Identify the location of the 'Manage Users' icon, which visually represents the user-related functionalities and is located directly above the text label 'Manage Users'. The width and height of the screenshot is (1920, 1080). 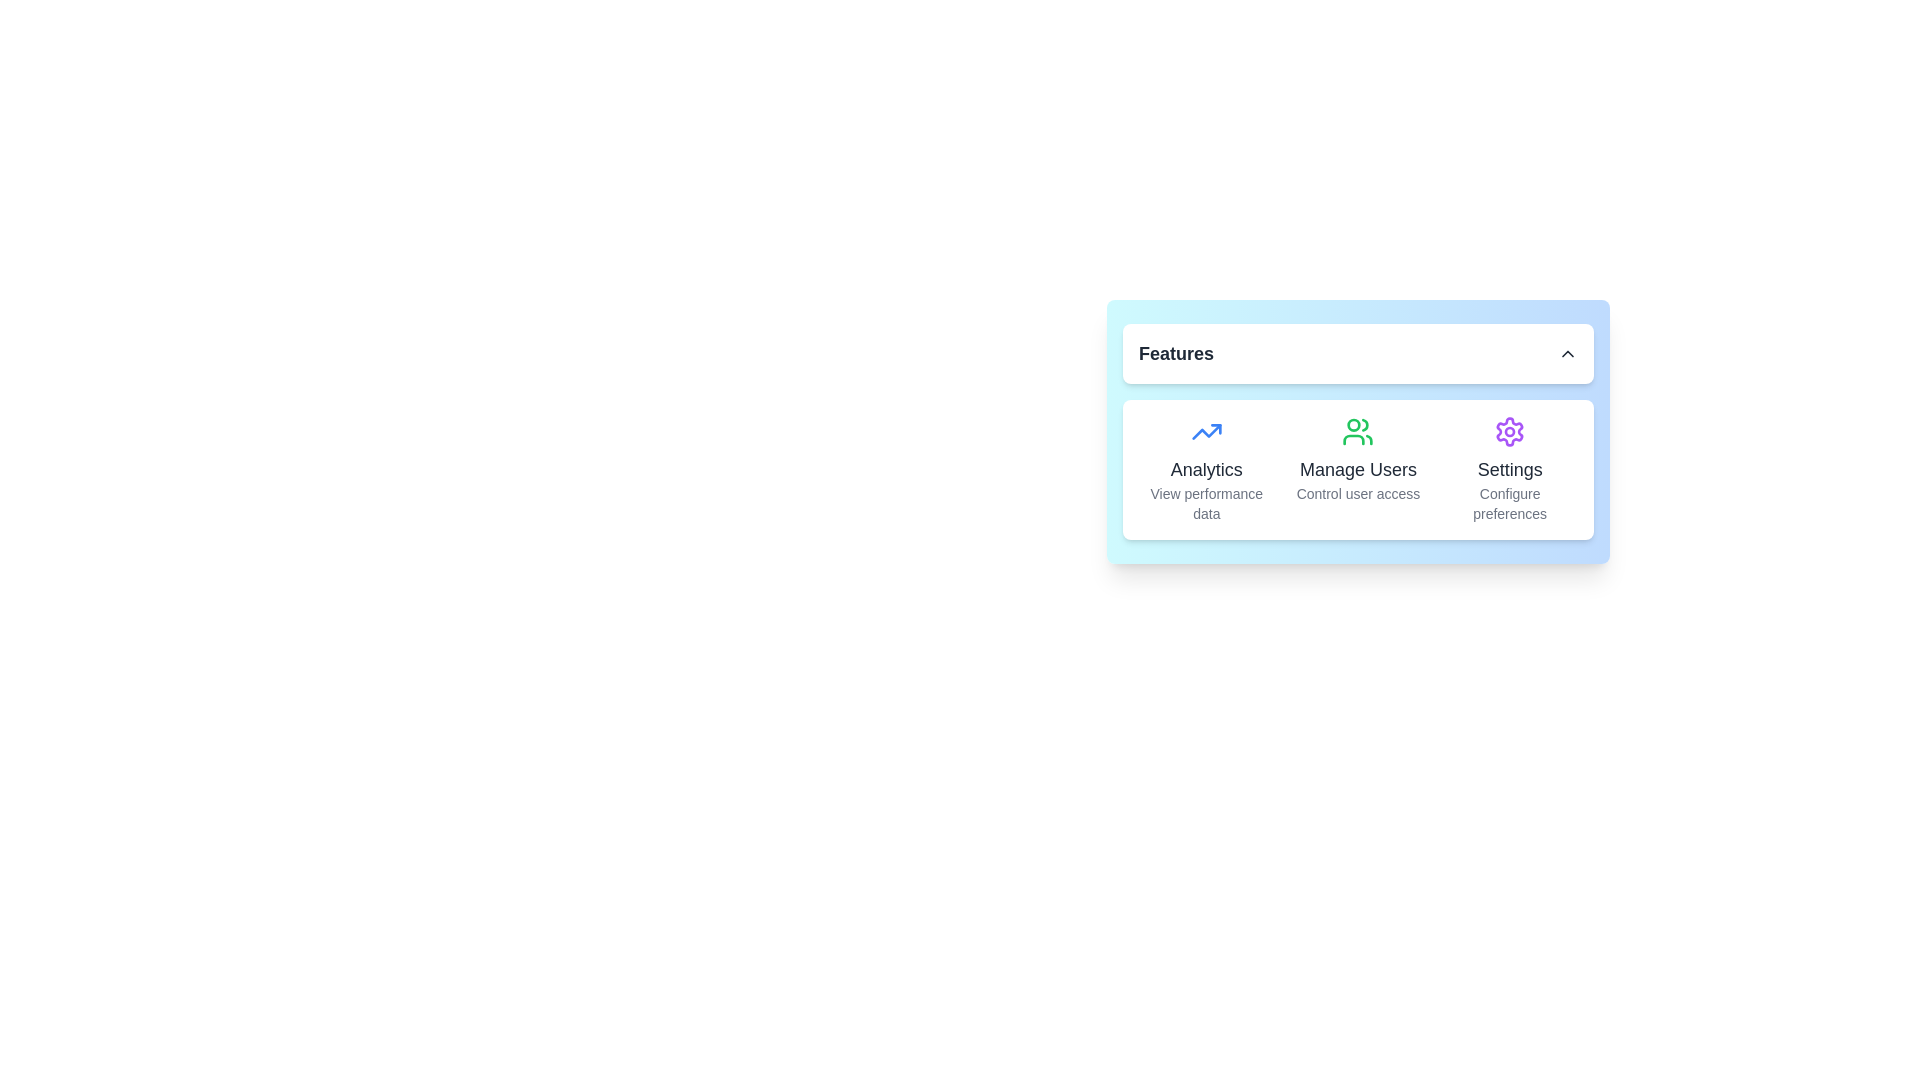
(1358, 431).